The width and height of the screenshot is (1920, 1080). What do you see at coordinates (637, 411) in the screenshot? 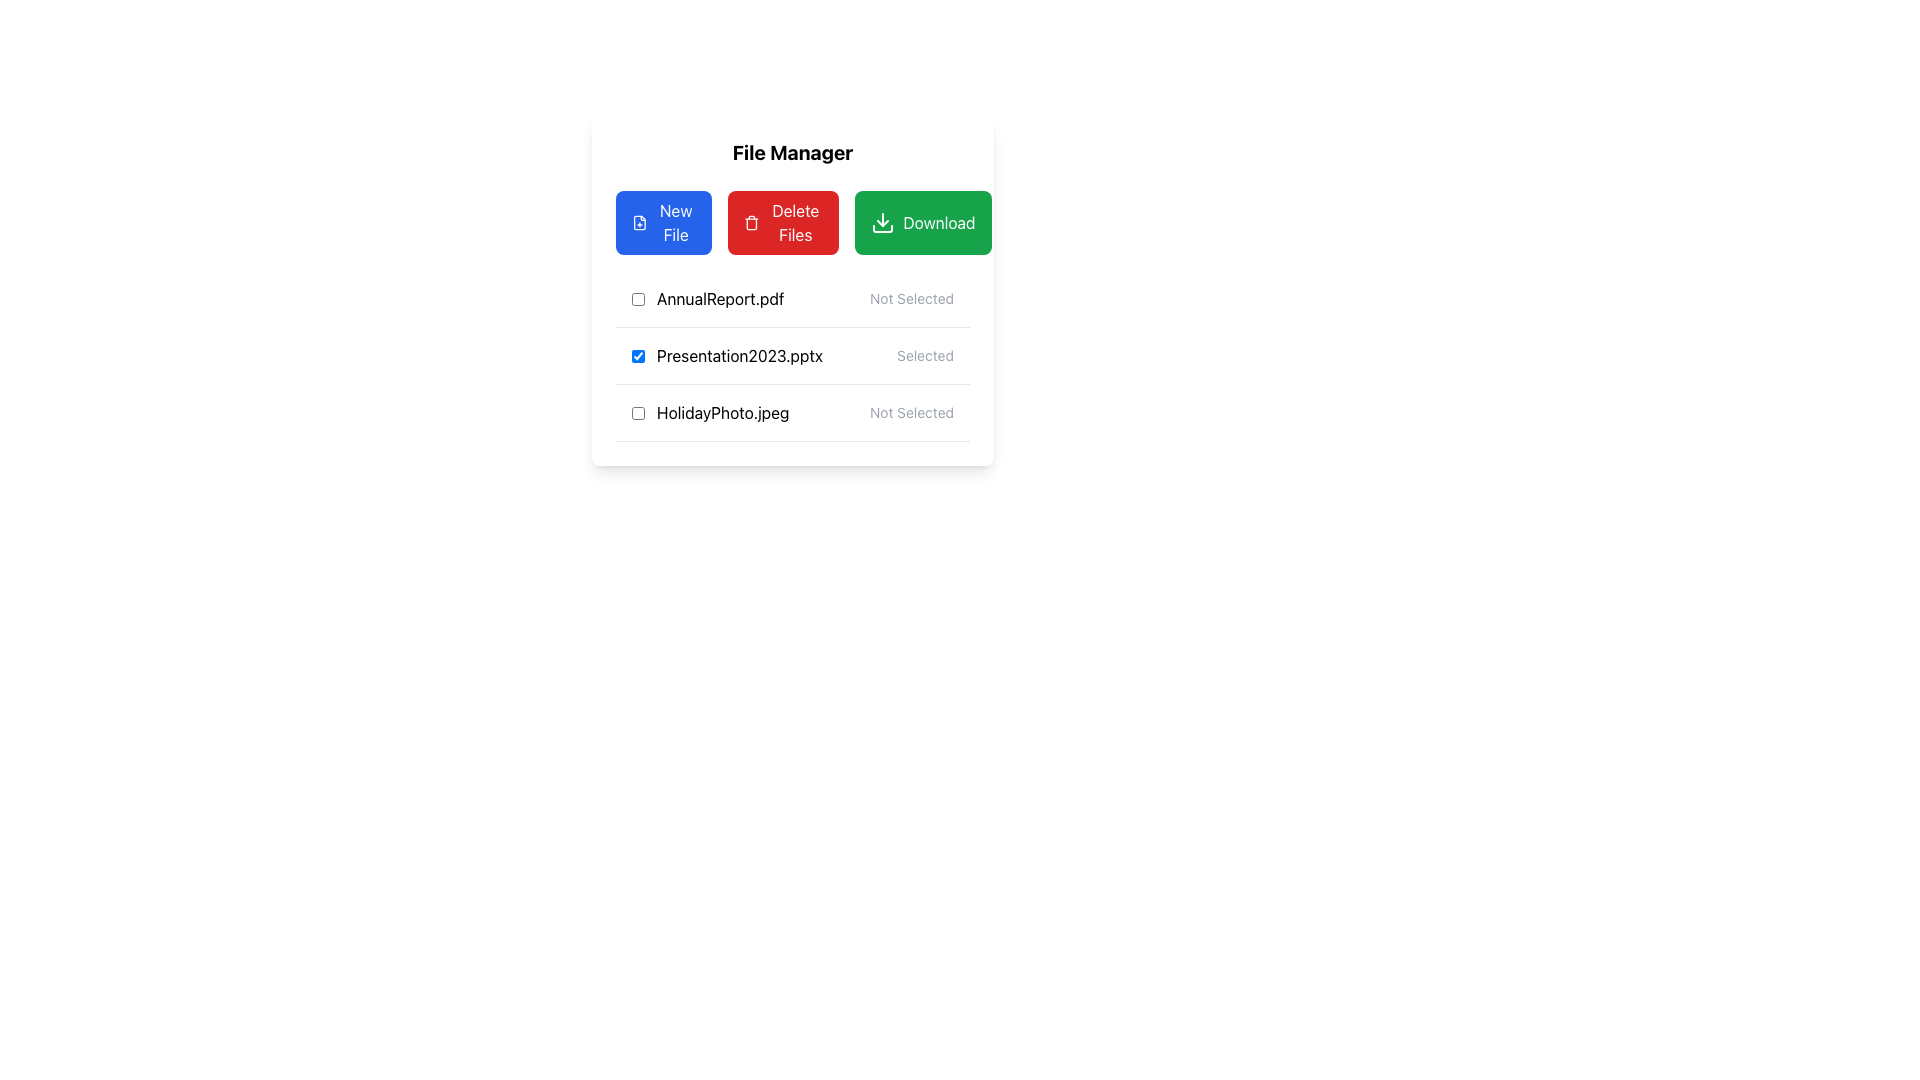
I see `the checkbox associated with the file 'HolidayPhoto.jpeg'` at bounding box center [637, 411].